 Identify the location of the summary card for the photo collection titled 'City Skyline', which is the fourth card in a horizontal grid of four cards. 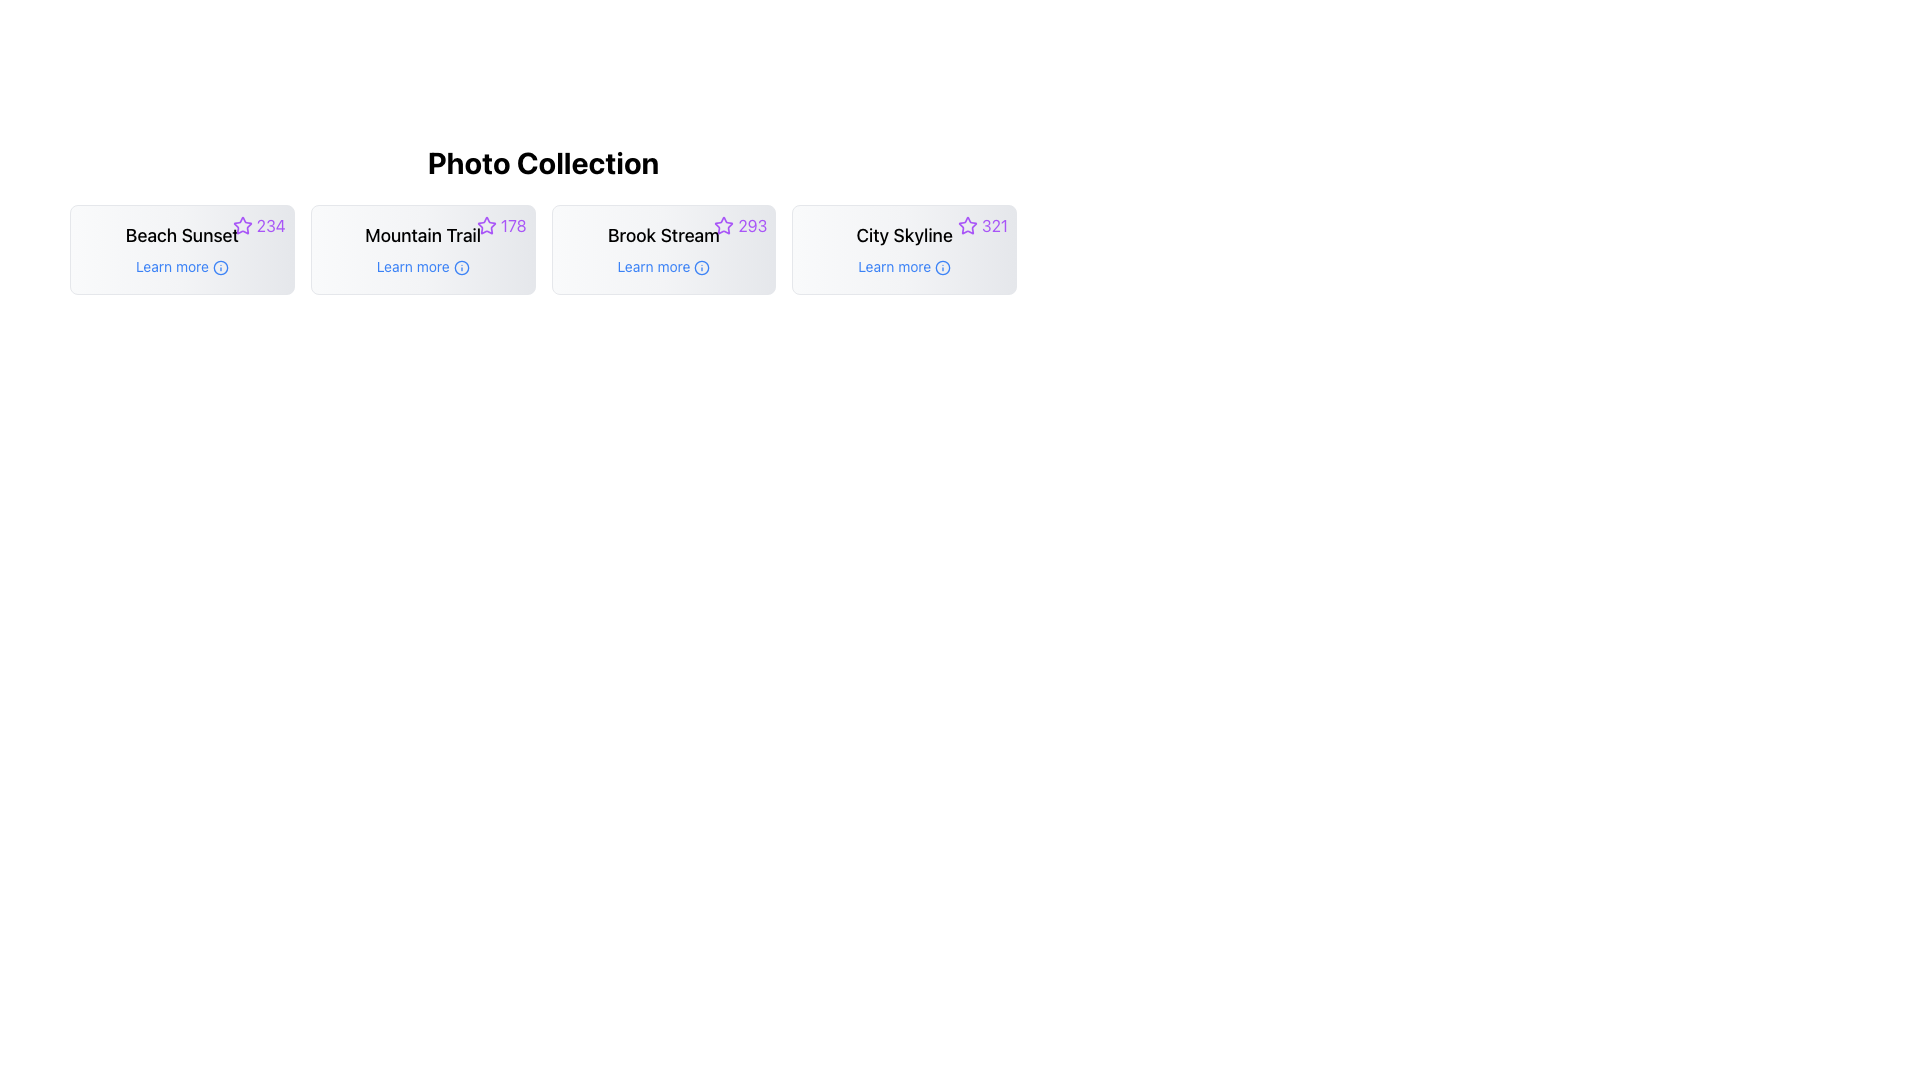
(903, 249).